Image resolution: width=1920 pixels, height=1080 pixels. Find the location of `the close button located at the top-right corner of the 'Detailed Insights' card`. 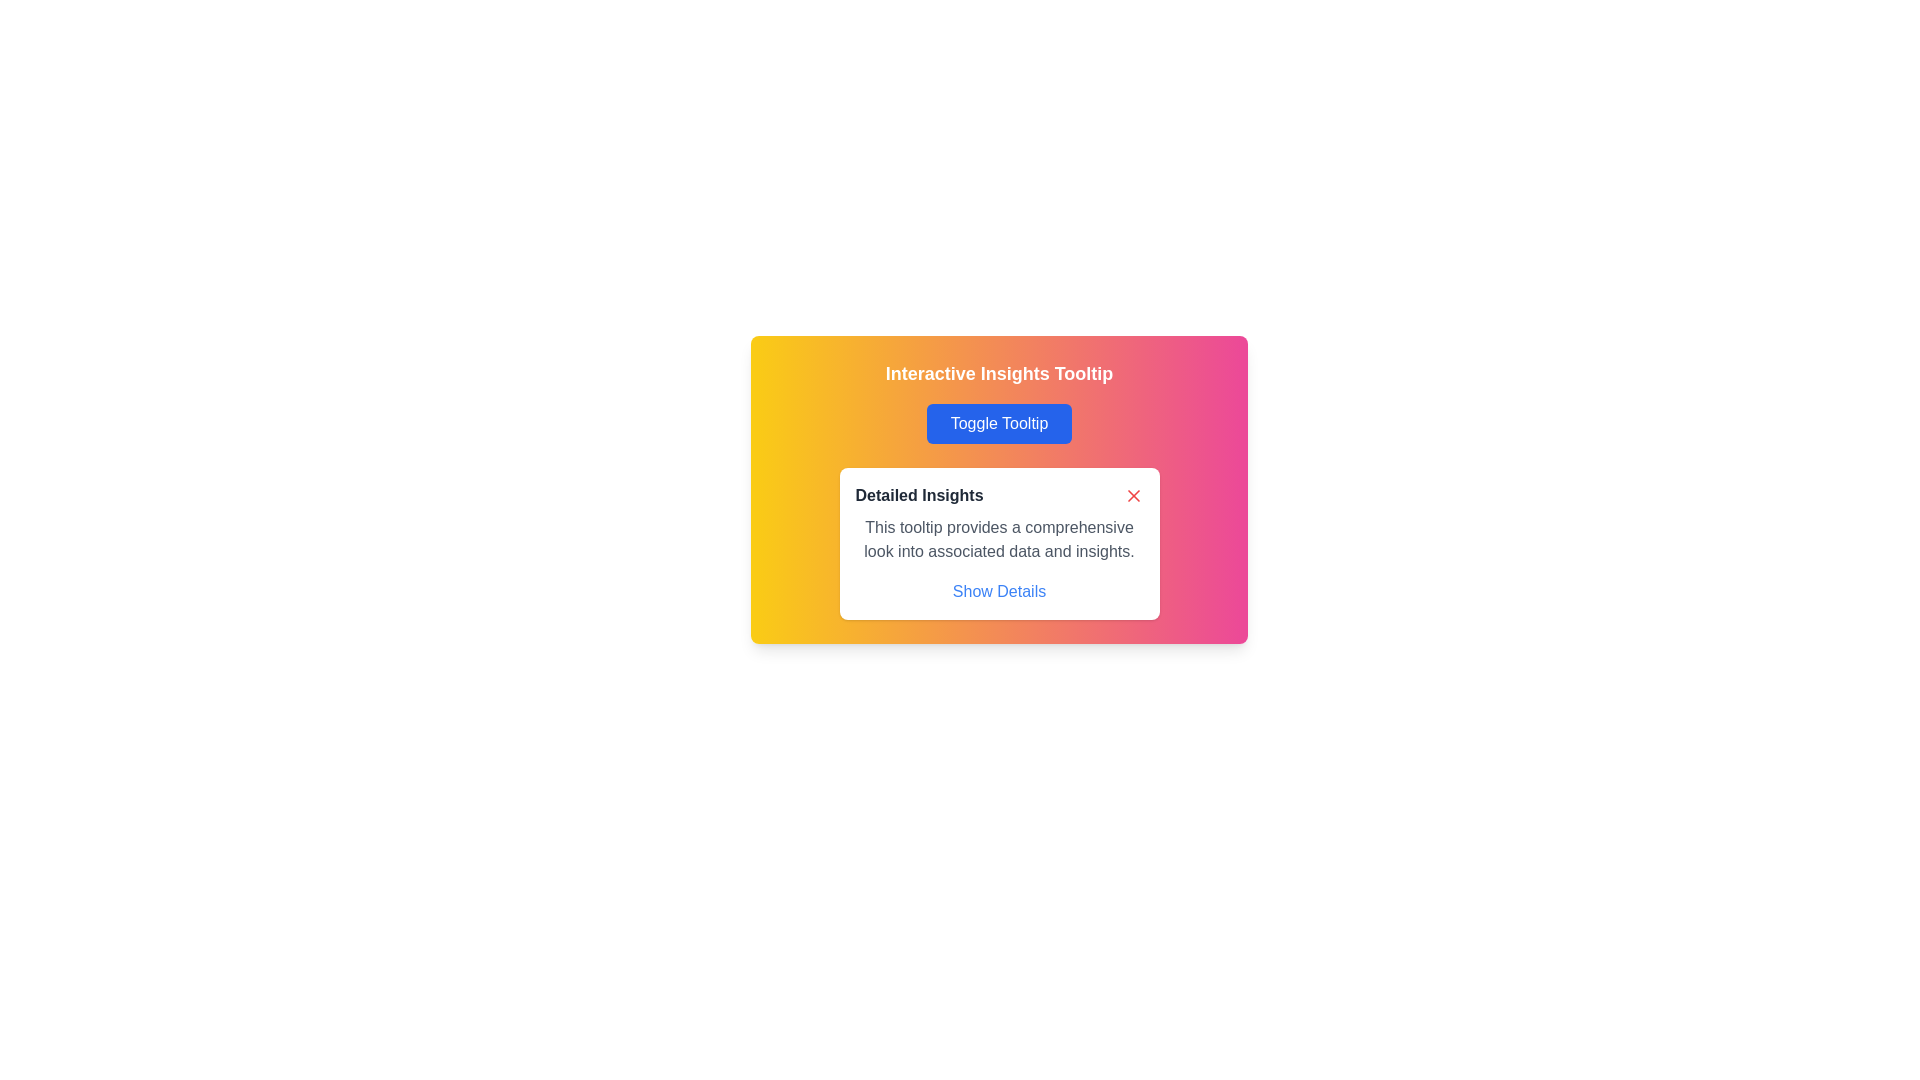

the close button located at the top-right corner of the 'Detailed Insights' card is located at coordinates (1133, 495).